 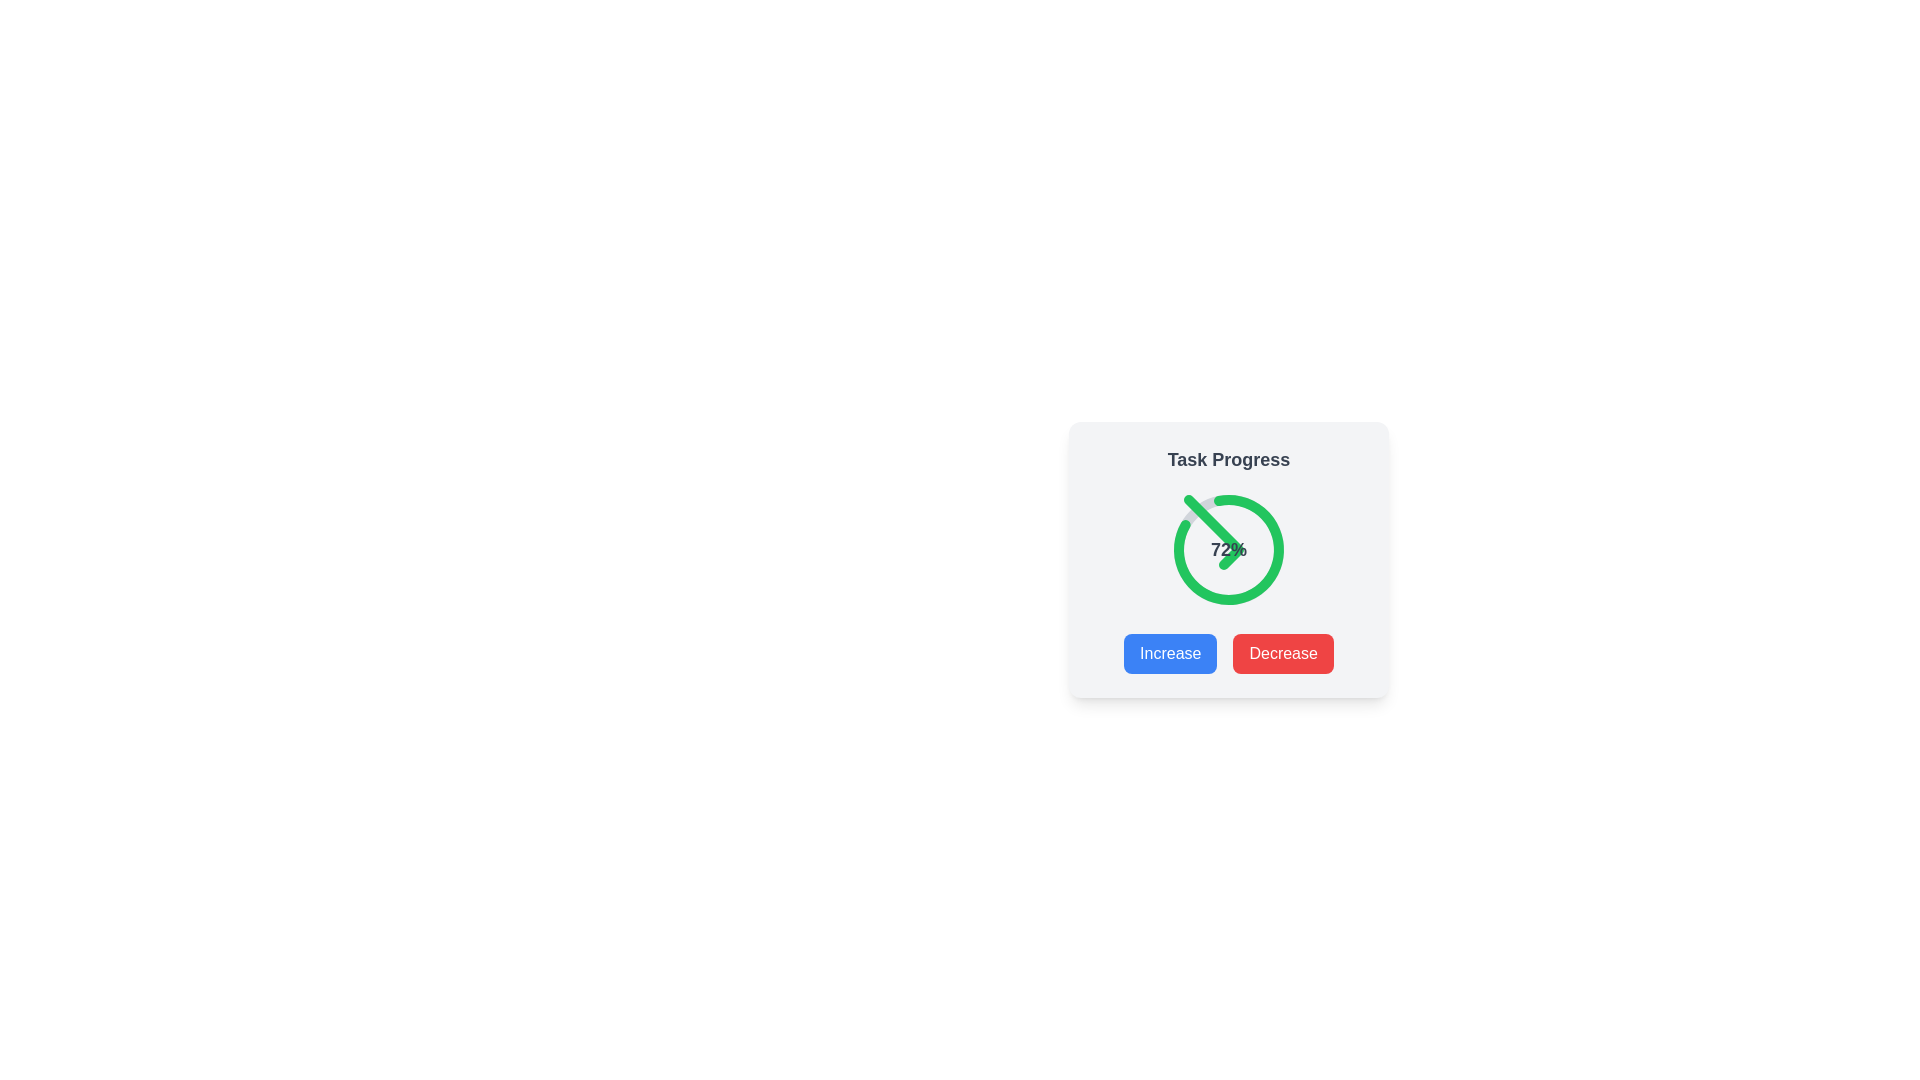 What do you see at coordinates (1170, 654) in the screenshot?
I see `the leftmost button at the bottom of the card` at bounding box center [1170, 654].